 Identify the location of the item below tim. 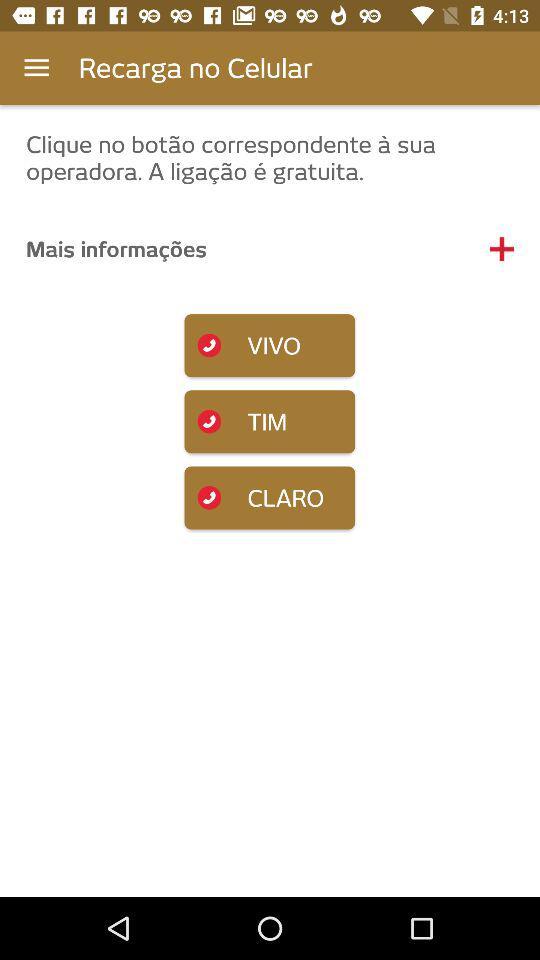
(269, 496).